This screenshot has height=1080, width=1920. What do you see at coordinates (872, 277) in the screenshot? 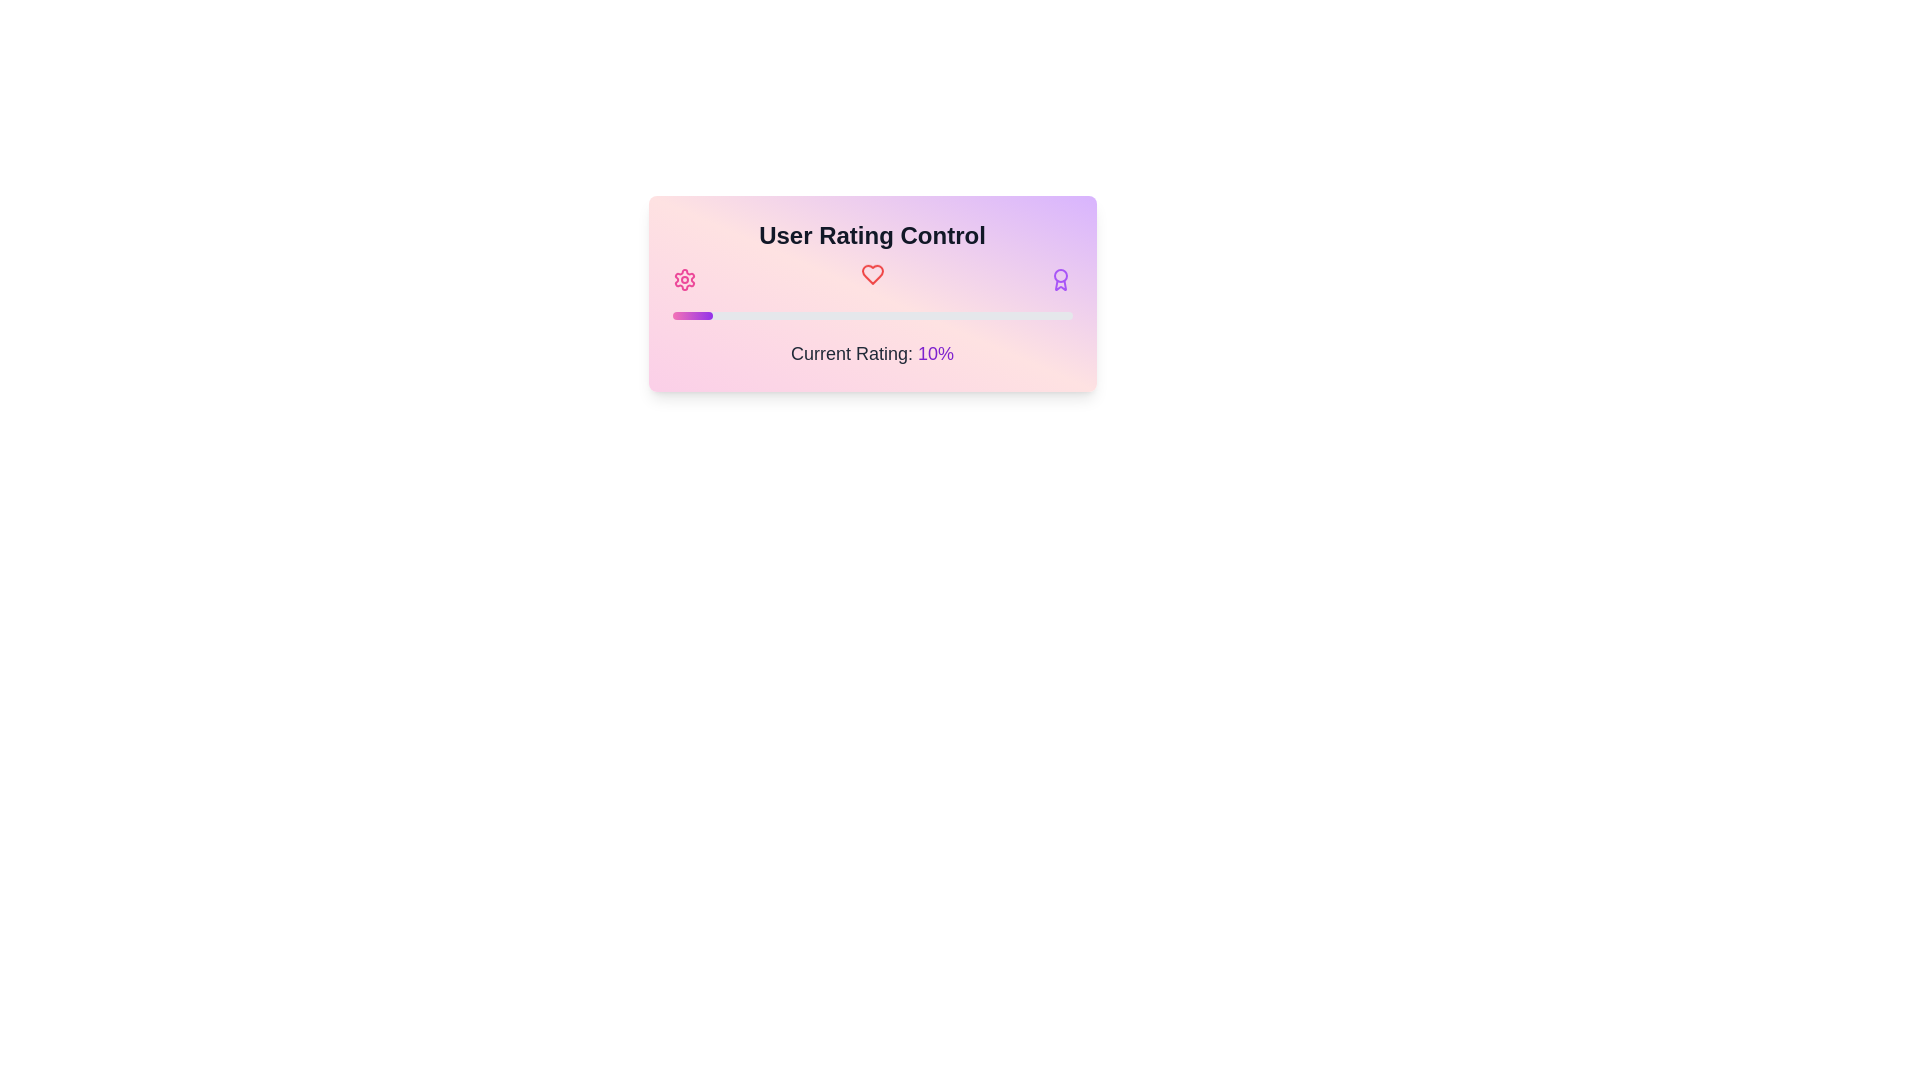
I see `the heart icon representing the favorite or like functionality, which is centered under the 'User Rating Control' title and between the gear and award icons` at bounding box center [872, 277].